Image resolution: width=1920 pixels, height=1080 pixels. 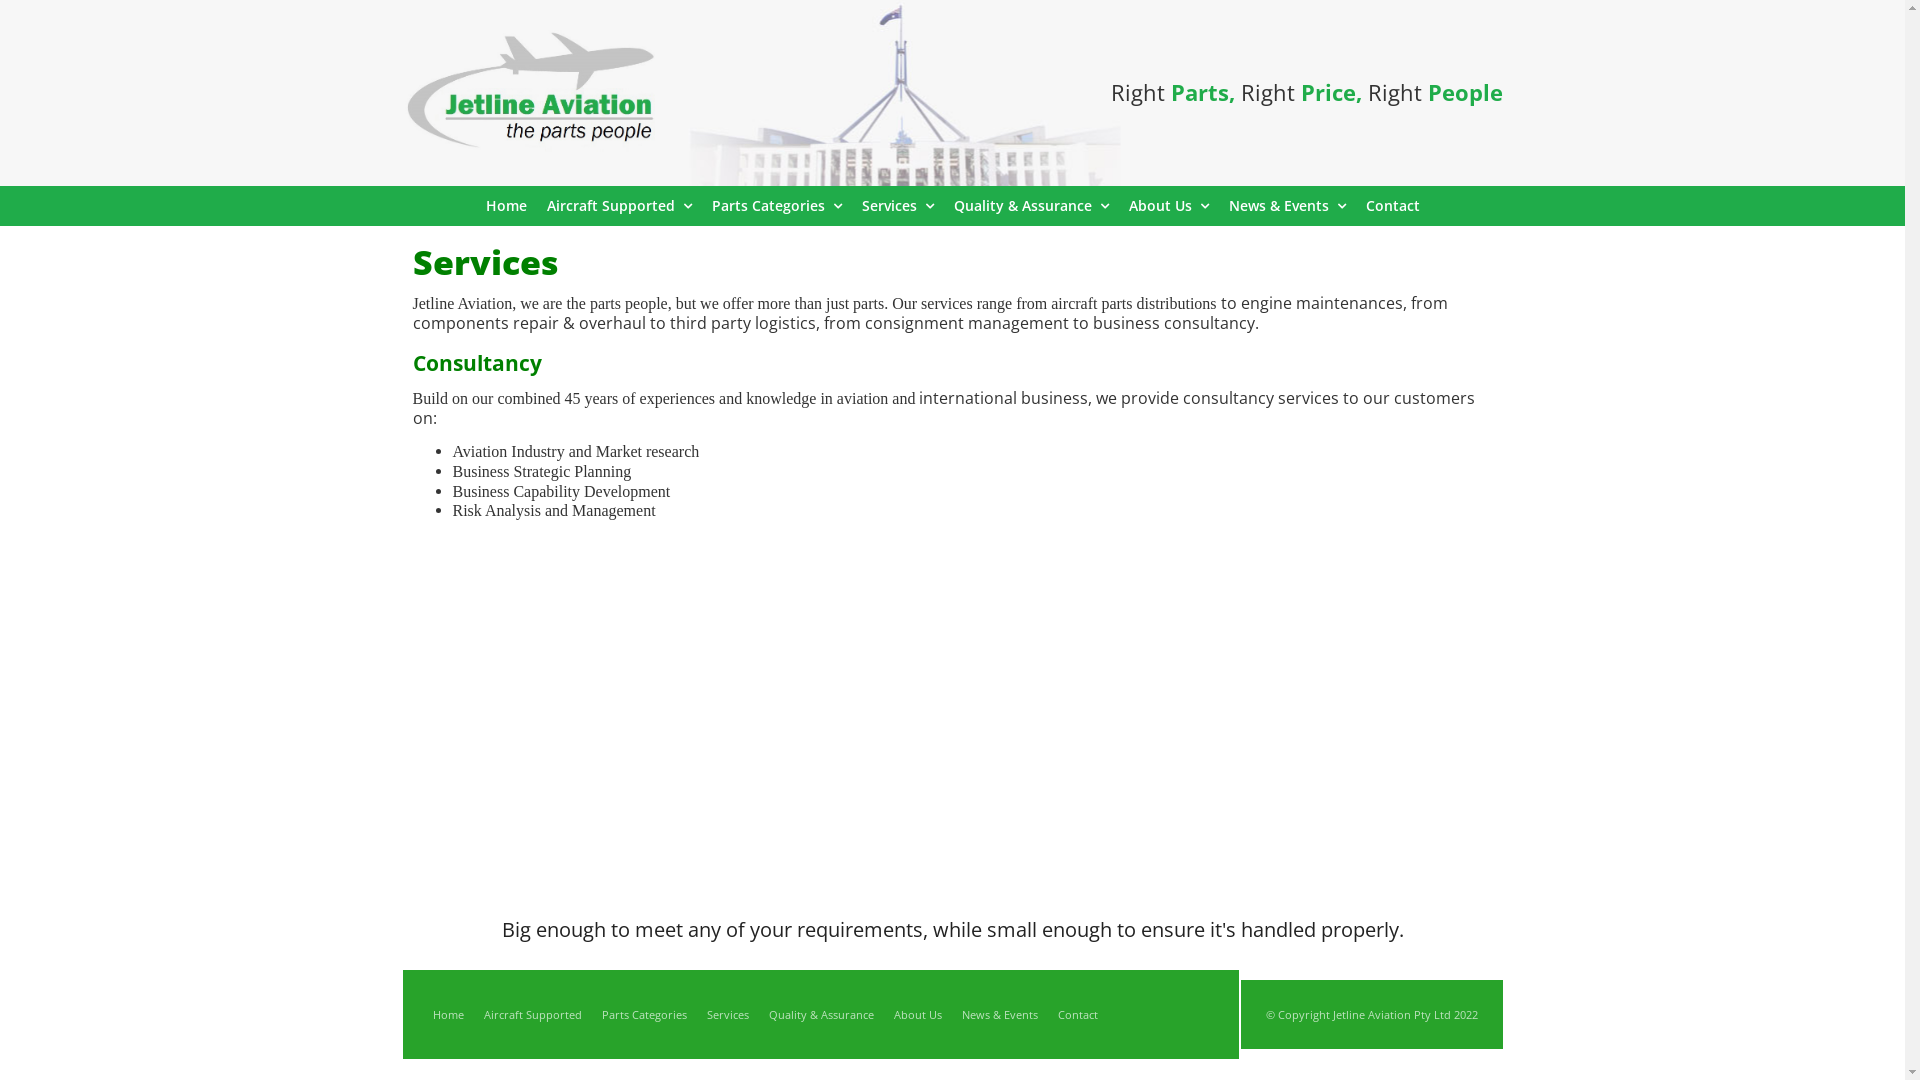 What do you see at coordinates (776, 205) in the screenshot?
I see `'Parts Categories'` at bounding box center [776, 205].